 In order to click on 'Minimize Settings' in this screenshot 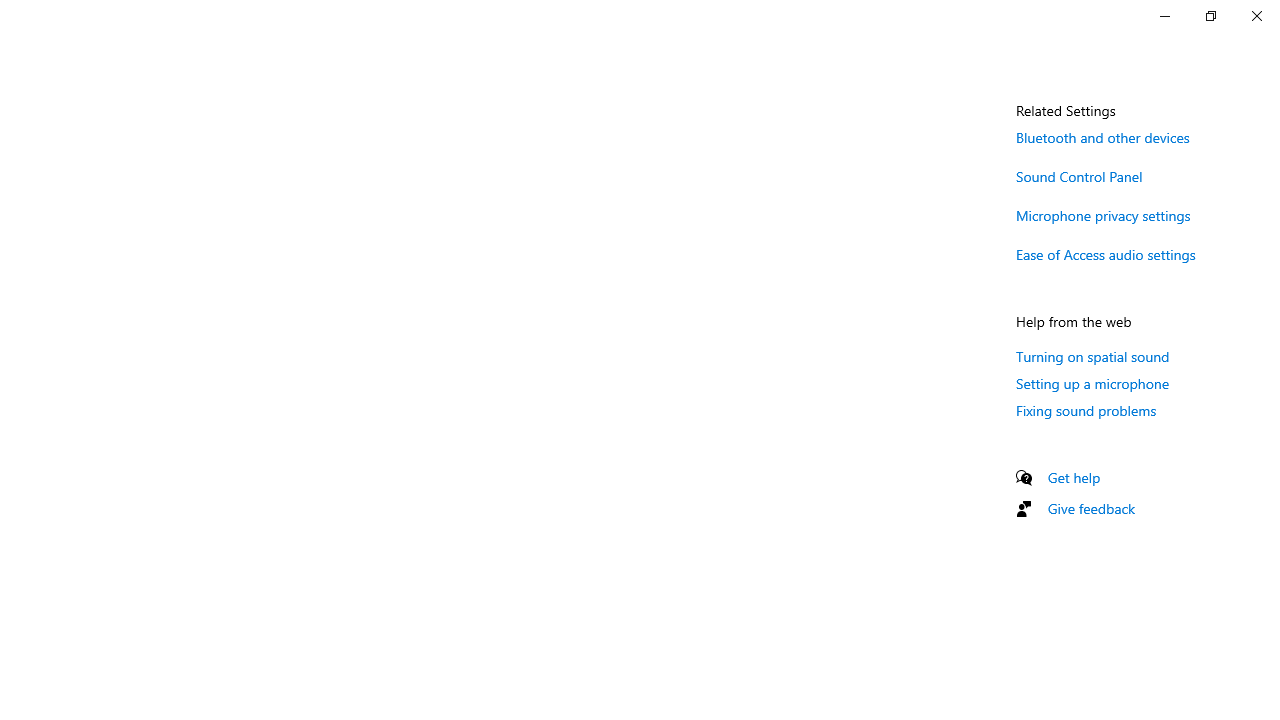, I will do `click(1164, 15)`.